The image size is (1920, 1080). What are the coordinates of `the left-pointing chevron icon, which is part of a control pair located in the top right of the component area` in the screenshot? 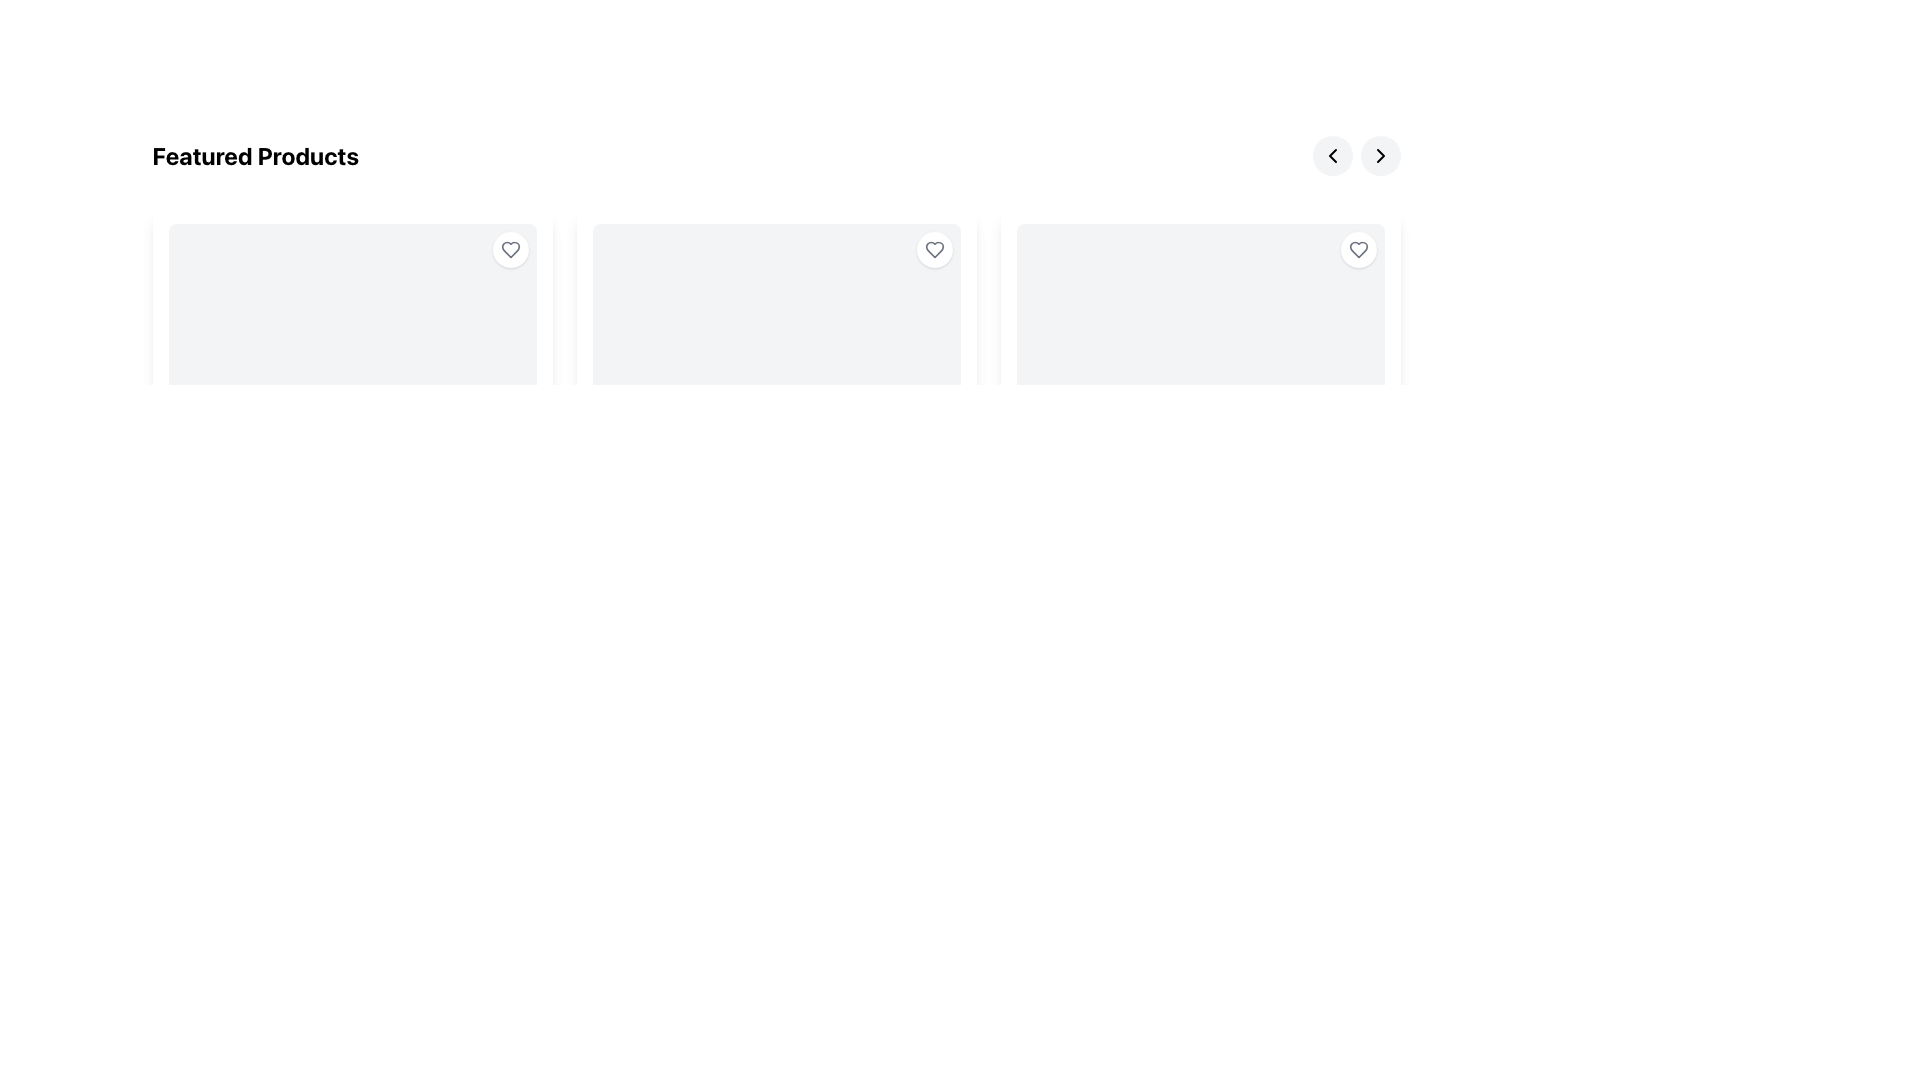 It's located at (1332, 154).